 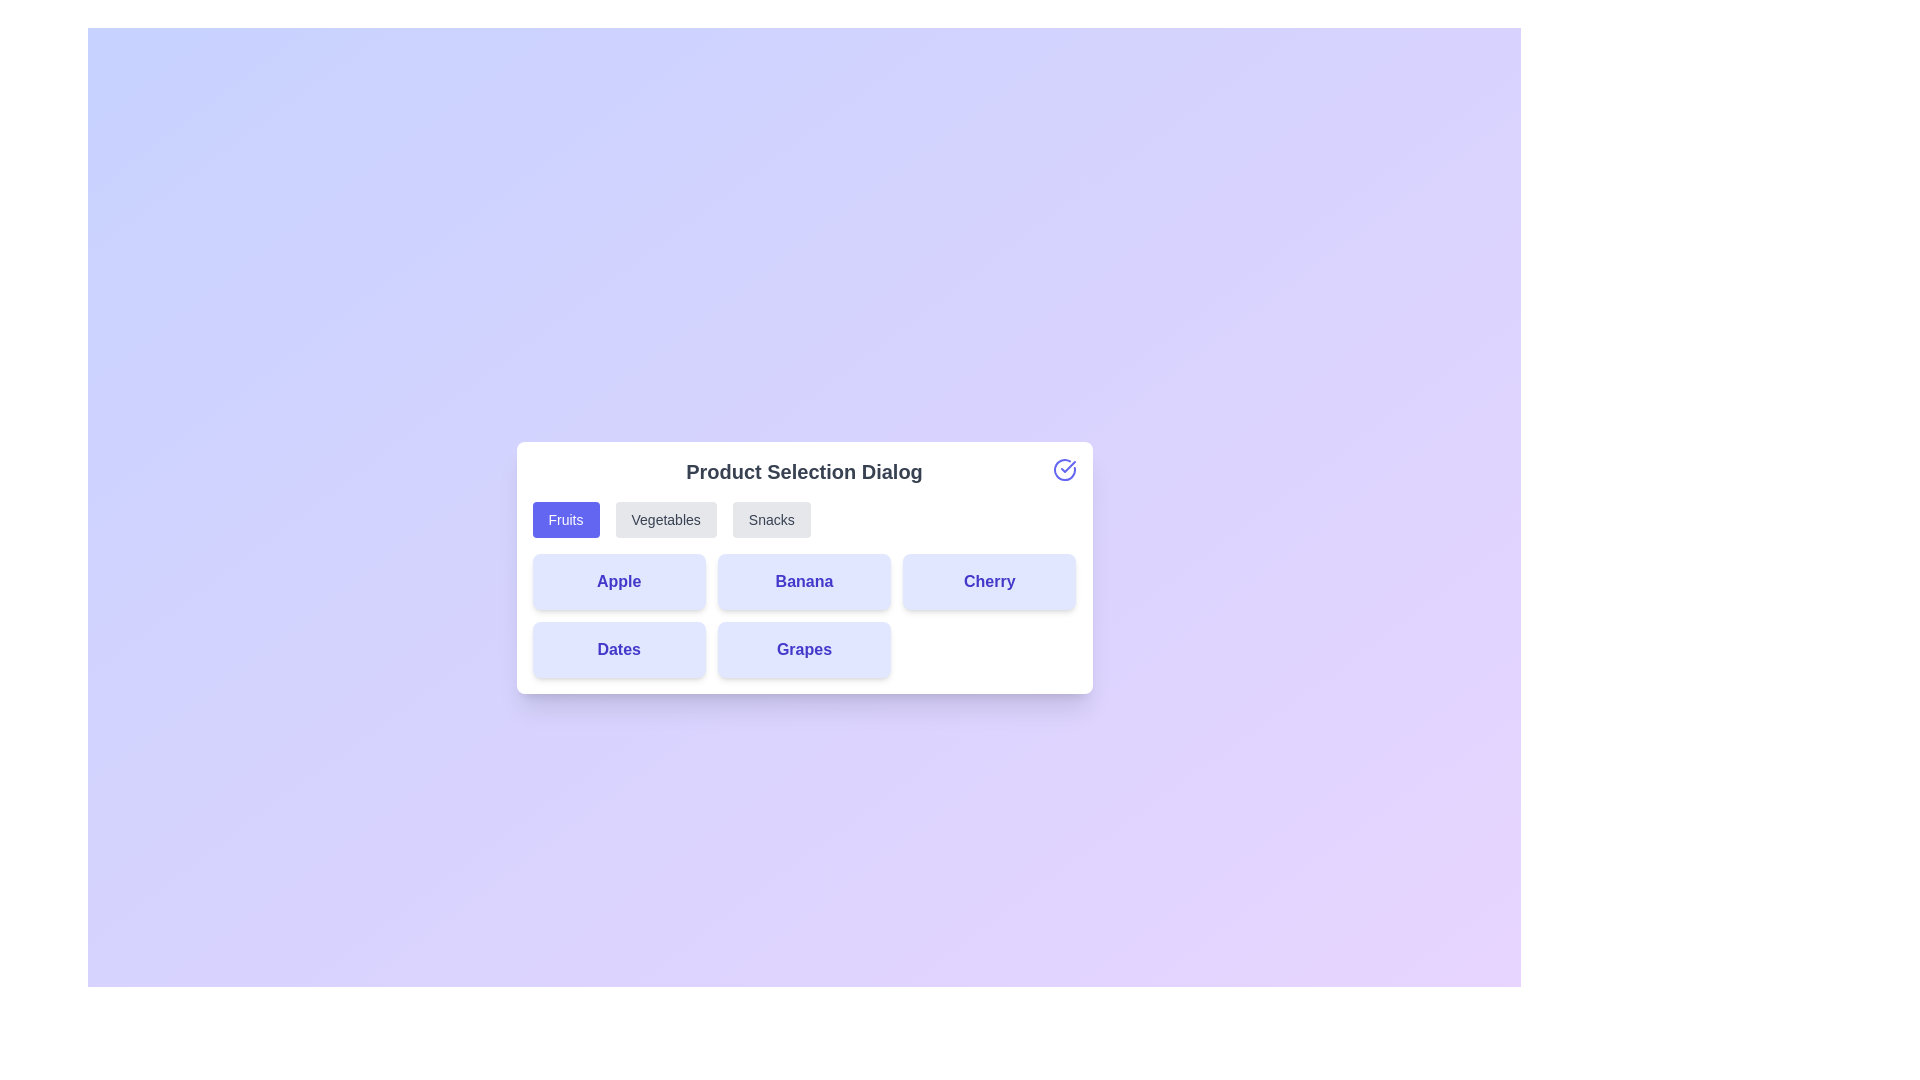 What do you see at coordinates (1063, 470) in the screenshot?
I see `close button at the top-right corner of the dialog` at bounding box center [1063, 470].